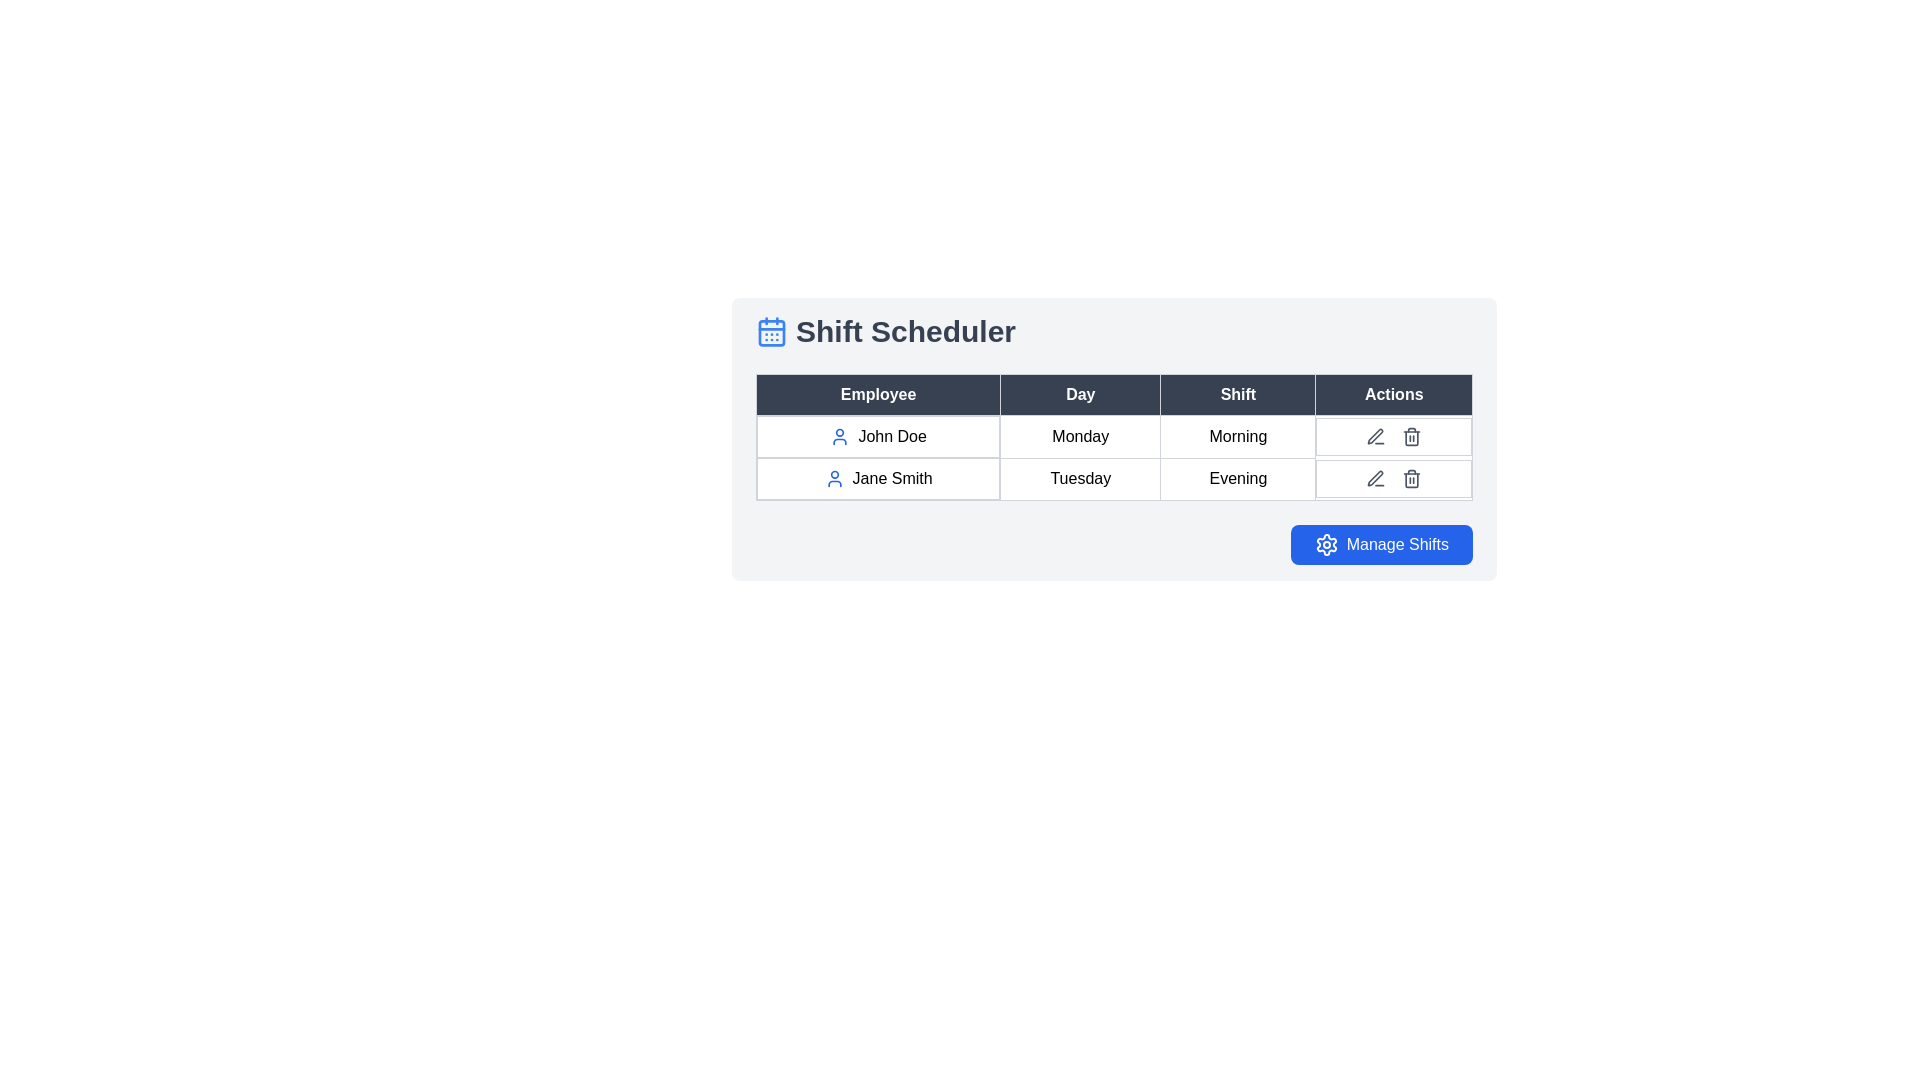  I want to click on the pencil icon button in the 'Actions' column of the second row, so click(1375, 435).